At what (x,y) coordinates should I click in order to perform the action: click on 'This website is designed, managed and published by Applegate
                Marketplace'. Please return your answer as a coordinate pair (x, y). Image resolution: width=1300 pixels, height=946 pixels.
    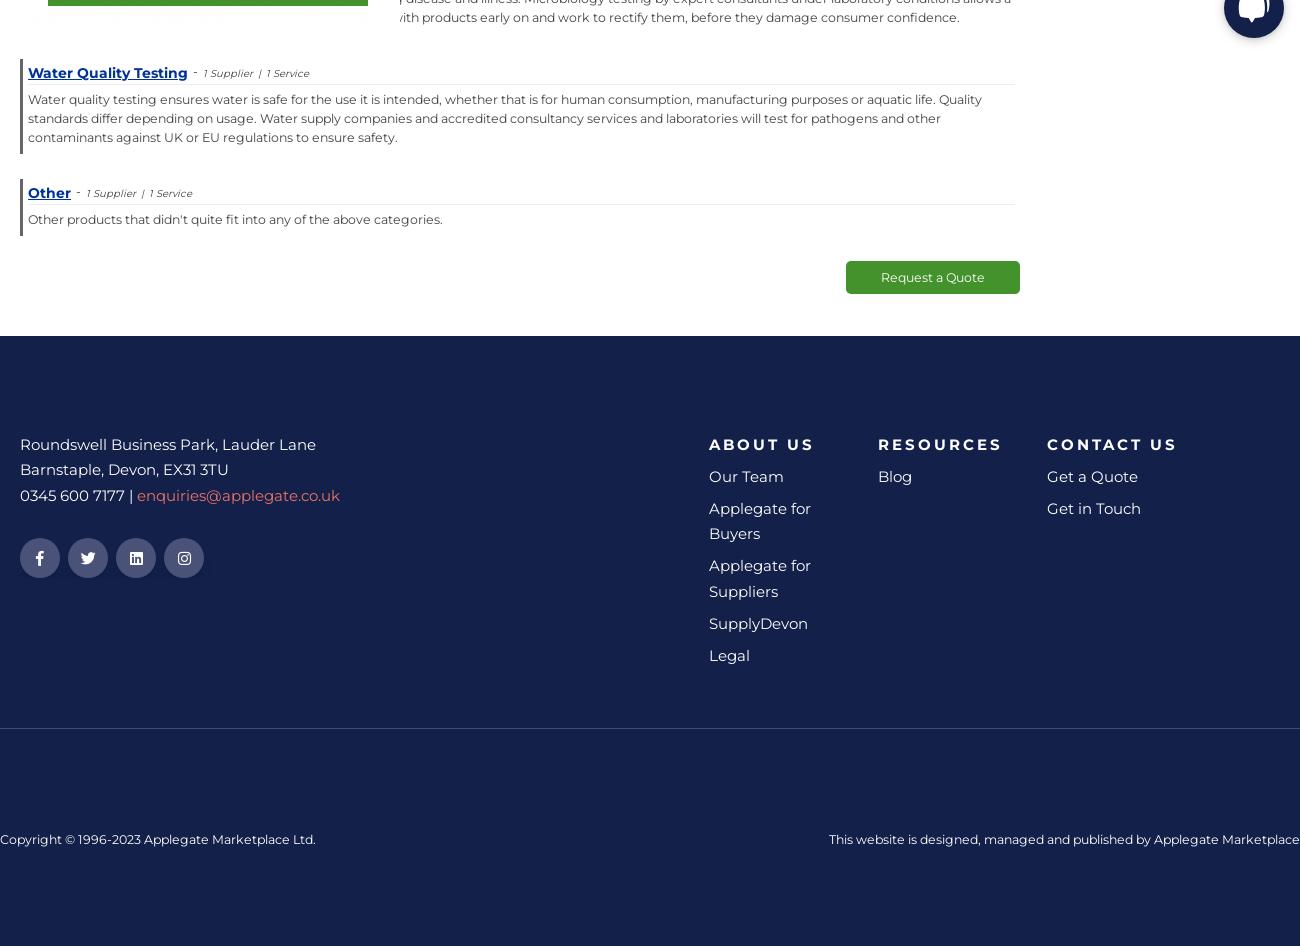
    Looking at the image, I should click on (1064, 839).